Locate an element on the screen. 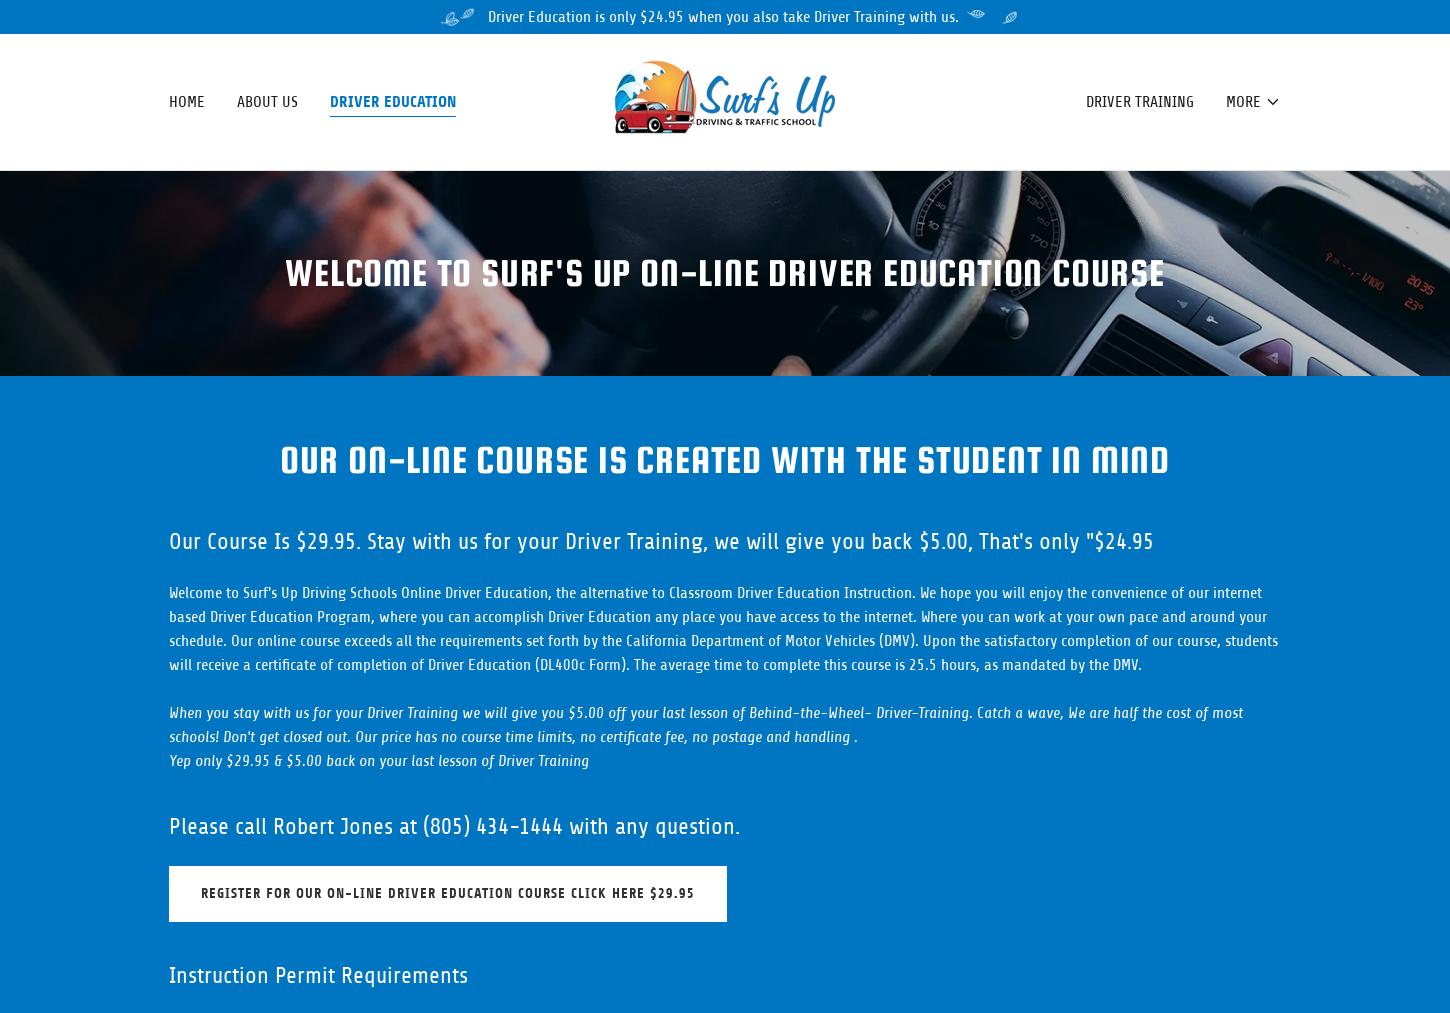  'Driver Education is only $24.95 when you also take Driver Training with us.' is located at coordinates (721, 16).